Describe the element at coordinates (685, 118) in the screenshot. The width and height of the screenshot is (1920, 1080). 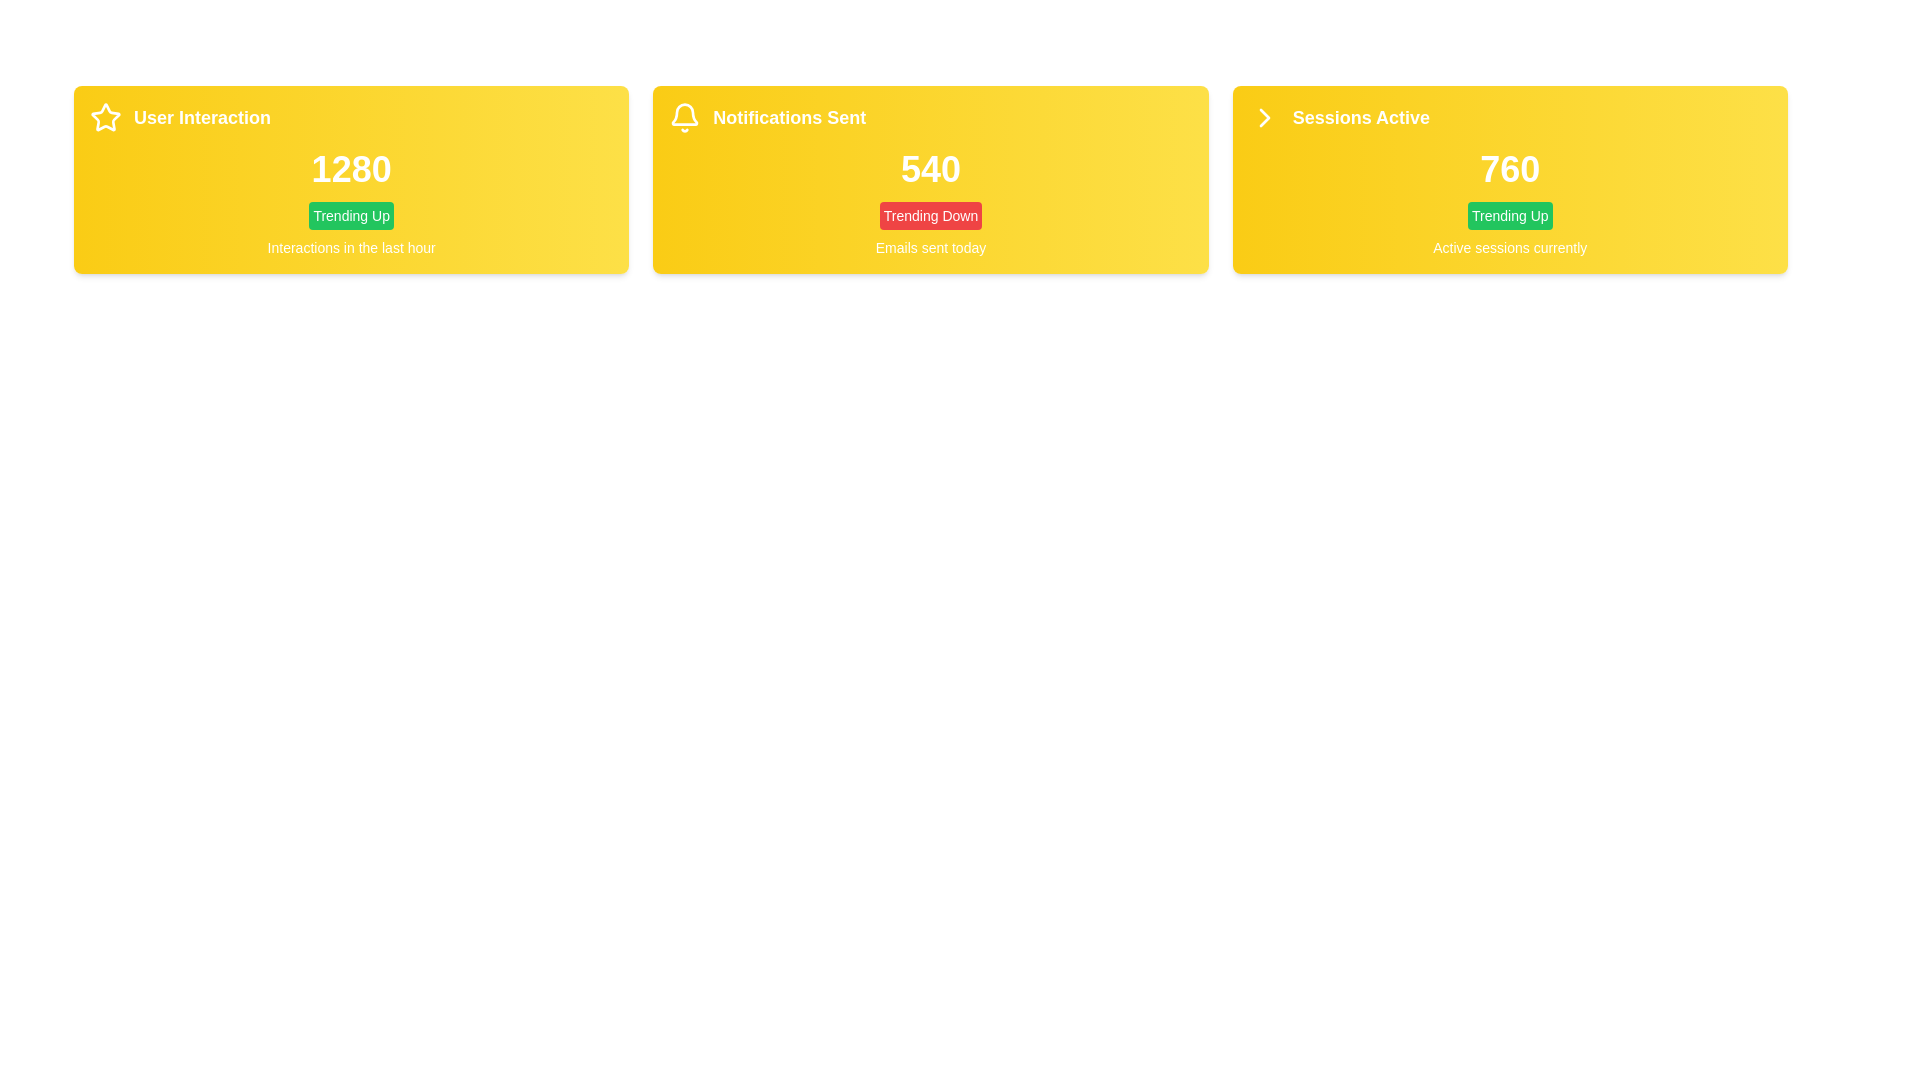
I see `the bell icon located at the top-left corner inside the 'Notifications Sent' card to signify notifications or alerts using touch gestures` at that location.